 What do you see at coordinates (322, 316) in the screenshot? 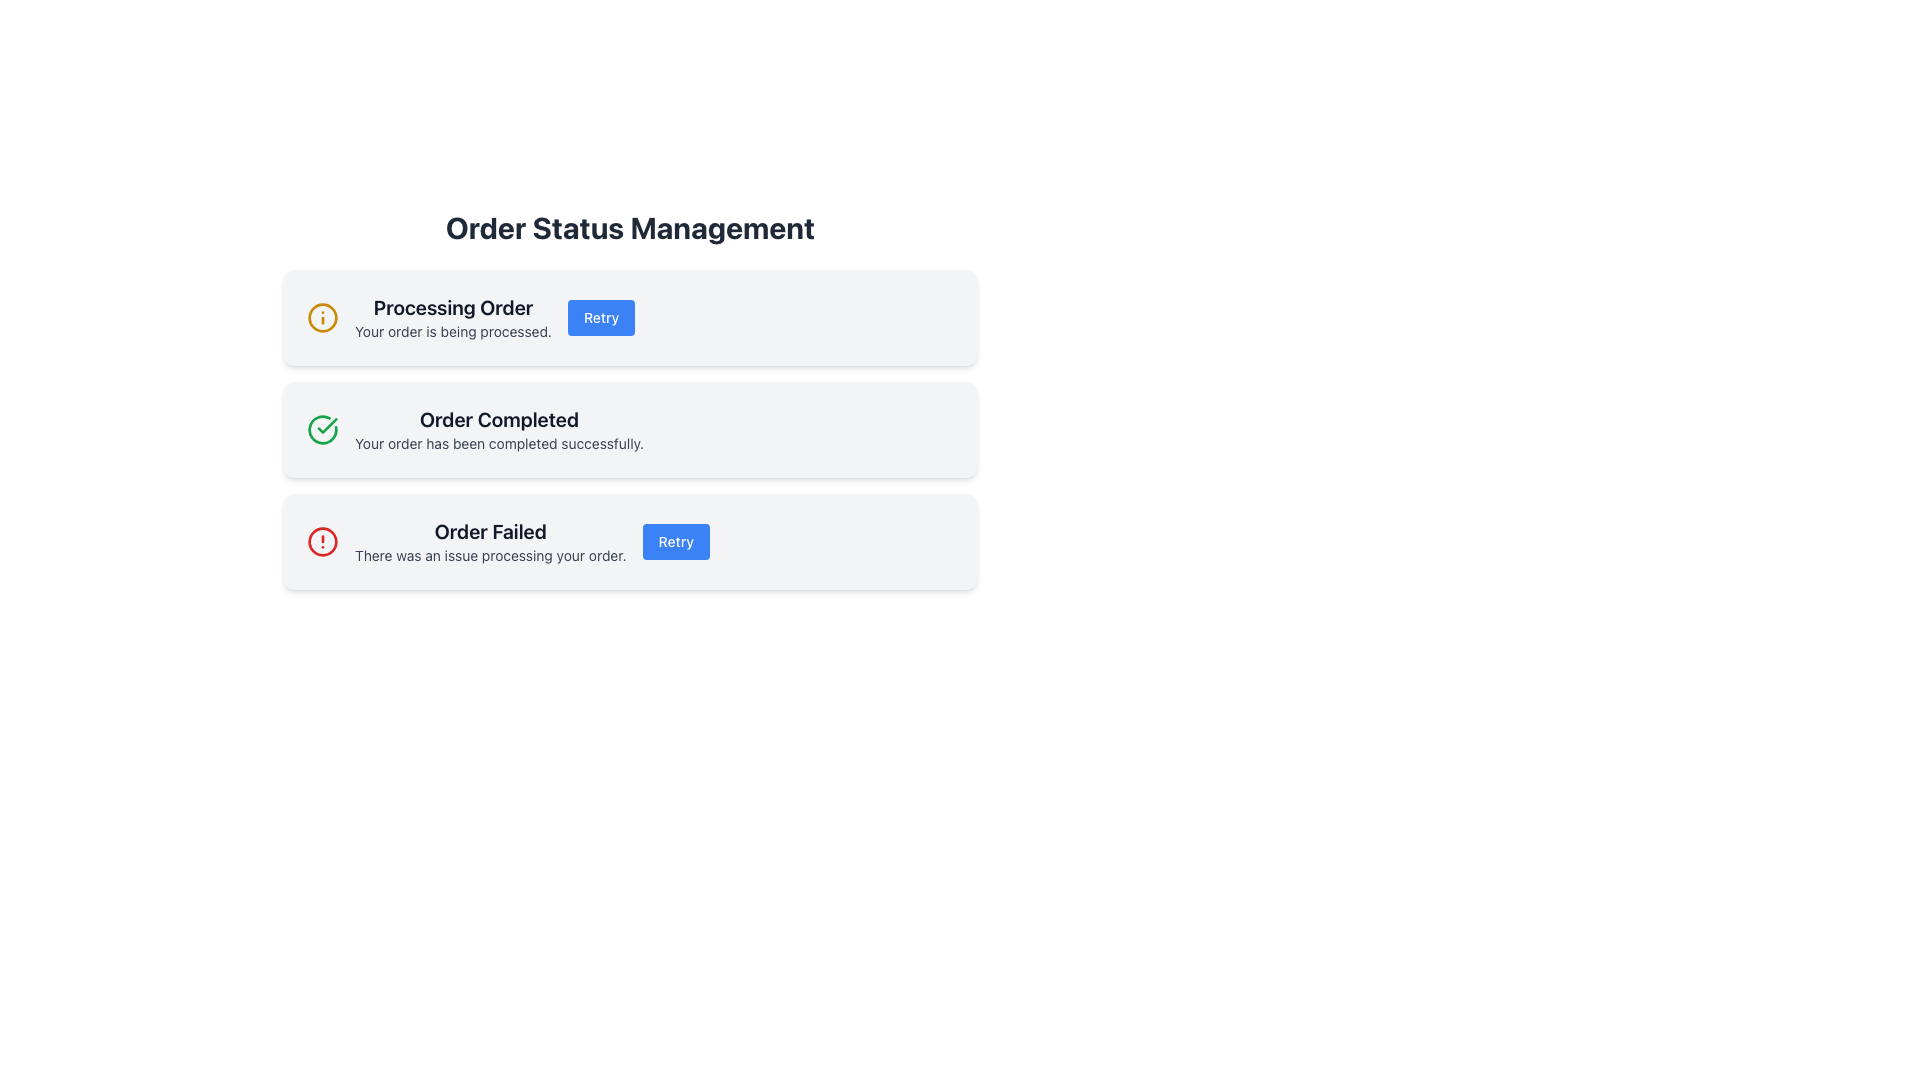
I see `the 'information' icon indicating a processing state, located to the left of the 'Processing Order' header` at bounding box center [322, 316].